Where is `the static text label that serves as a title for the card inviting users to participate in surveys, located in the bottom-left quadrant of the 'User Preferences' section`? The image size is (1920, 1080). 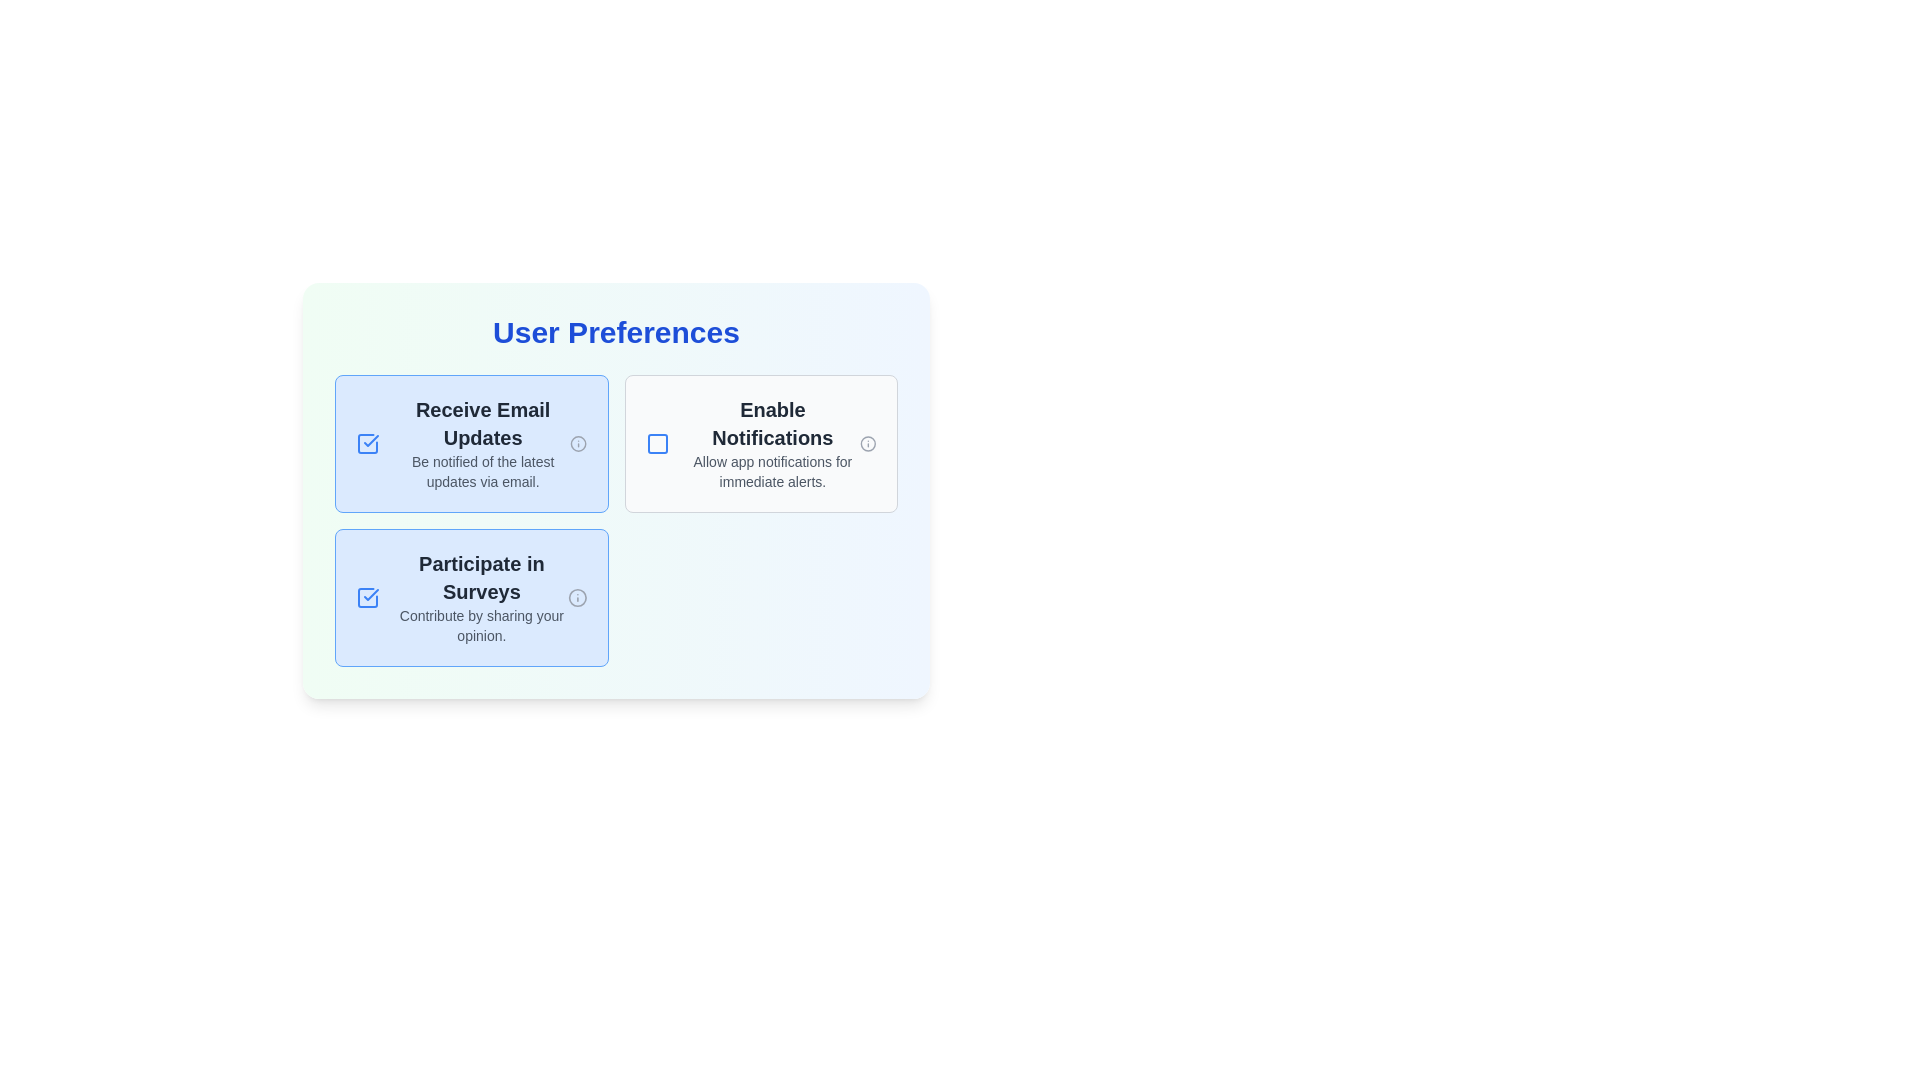
the static text label that serves as a title for the card inviting users to participate in surveys, located in the bottom-left quadrant of the 'User Preferences' section is located at coordinates (481, 578).